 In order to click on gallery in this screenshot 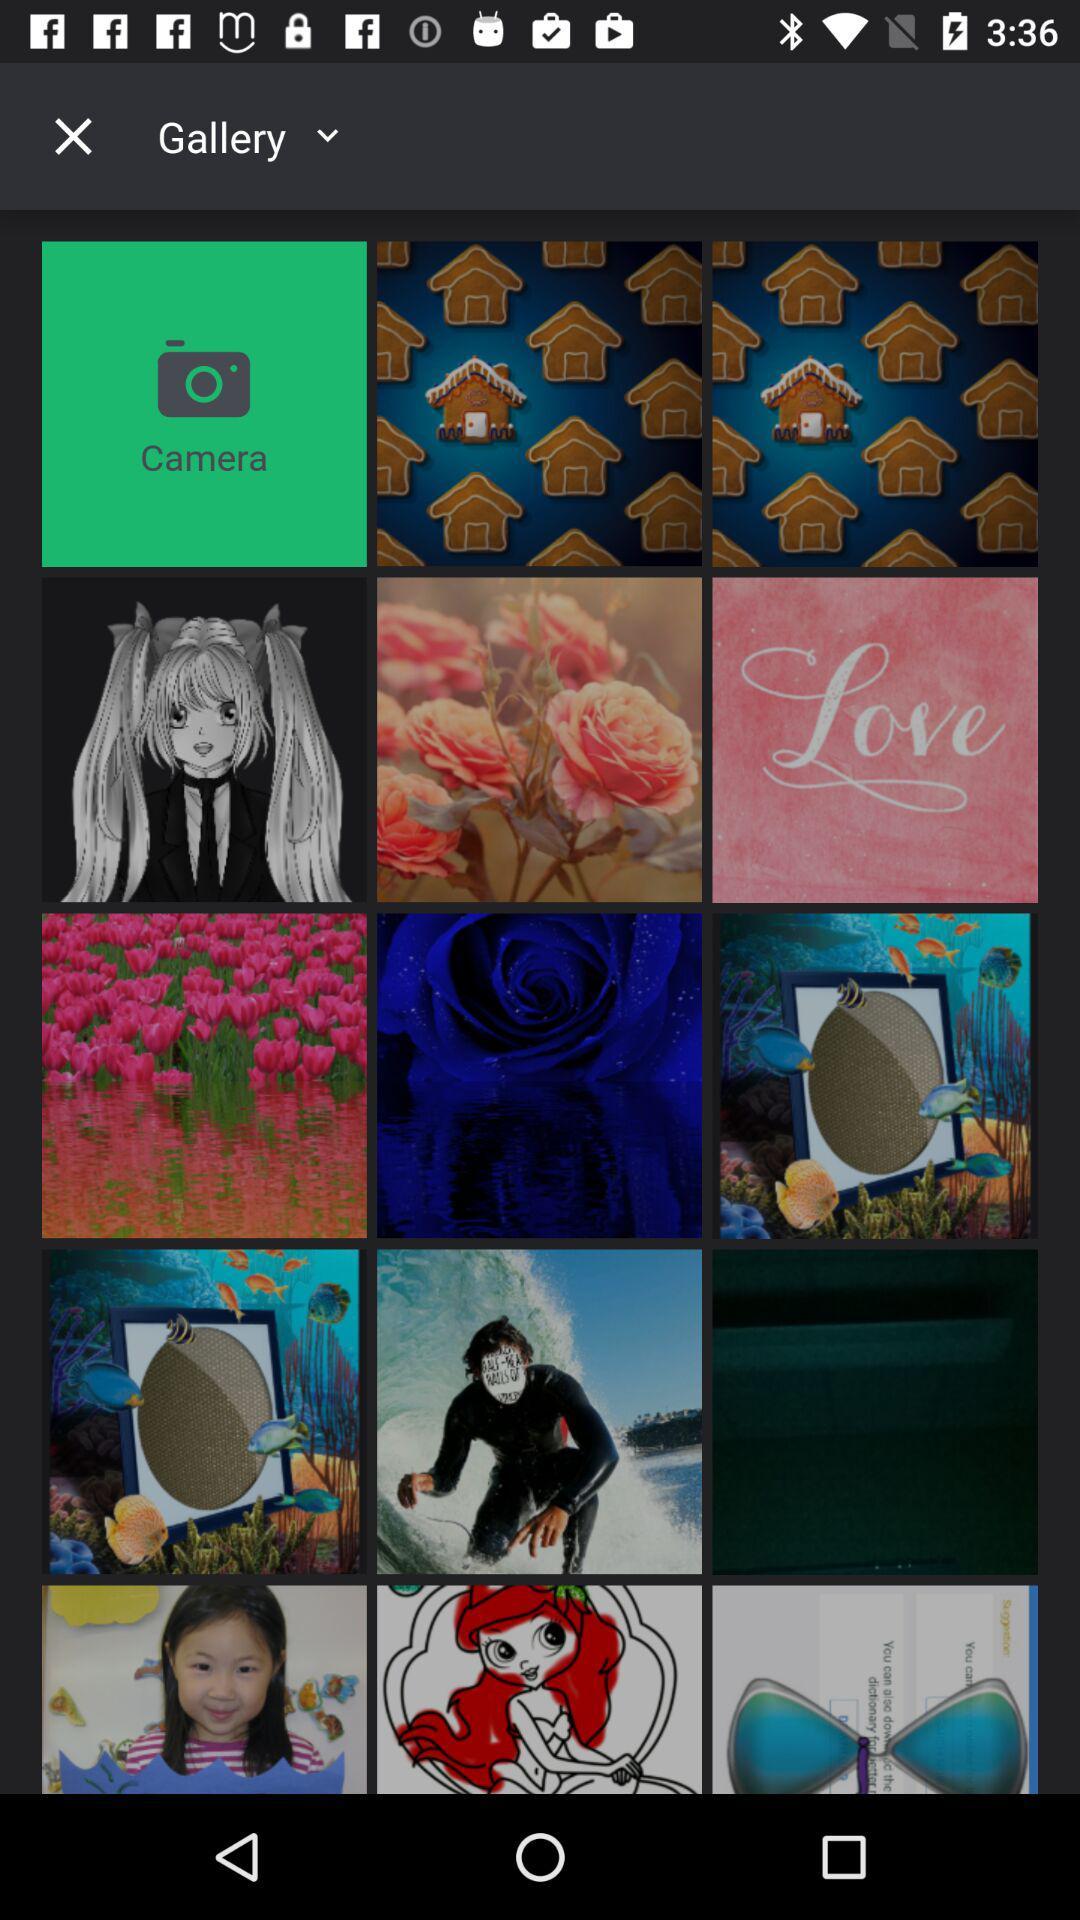, I will do `click(482, 135)`.